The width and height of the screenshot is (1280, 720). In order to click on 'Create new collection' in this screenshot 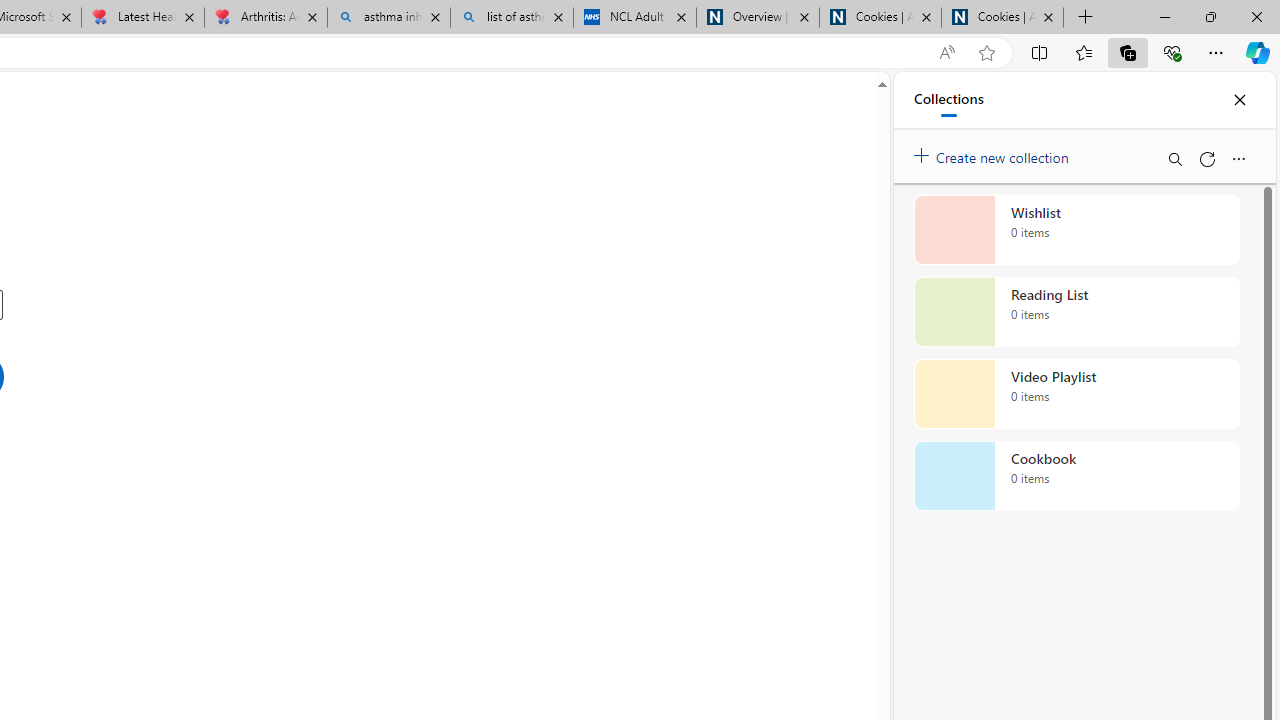, I will do `click(995, 152)`.